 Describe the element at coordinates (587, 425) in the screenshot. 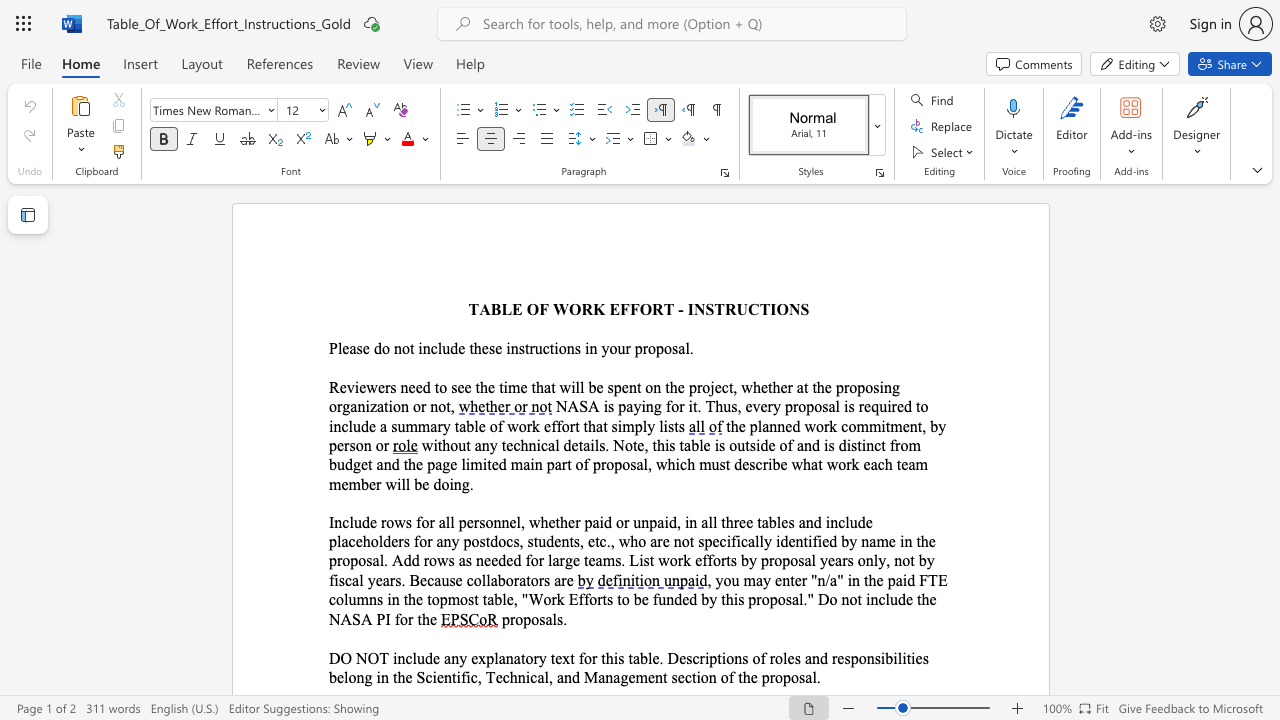

I see `the subset text "hat simpl" within the text "to include a summary table of work effort that simply lists"` at that location.